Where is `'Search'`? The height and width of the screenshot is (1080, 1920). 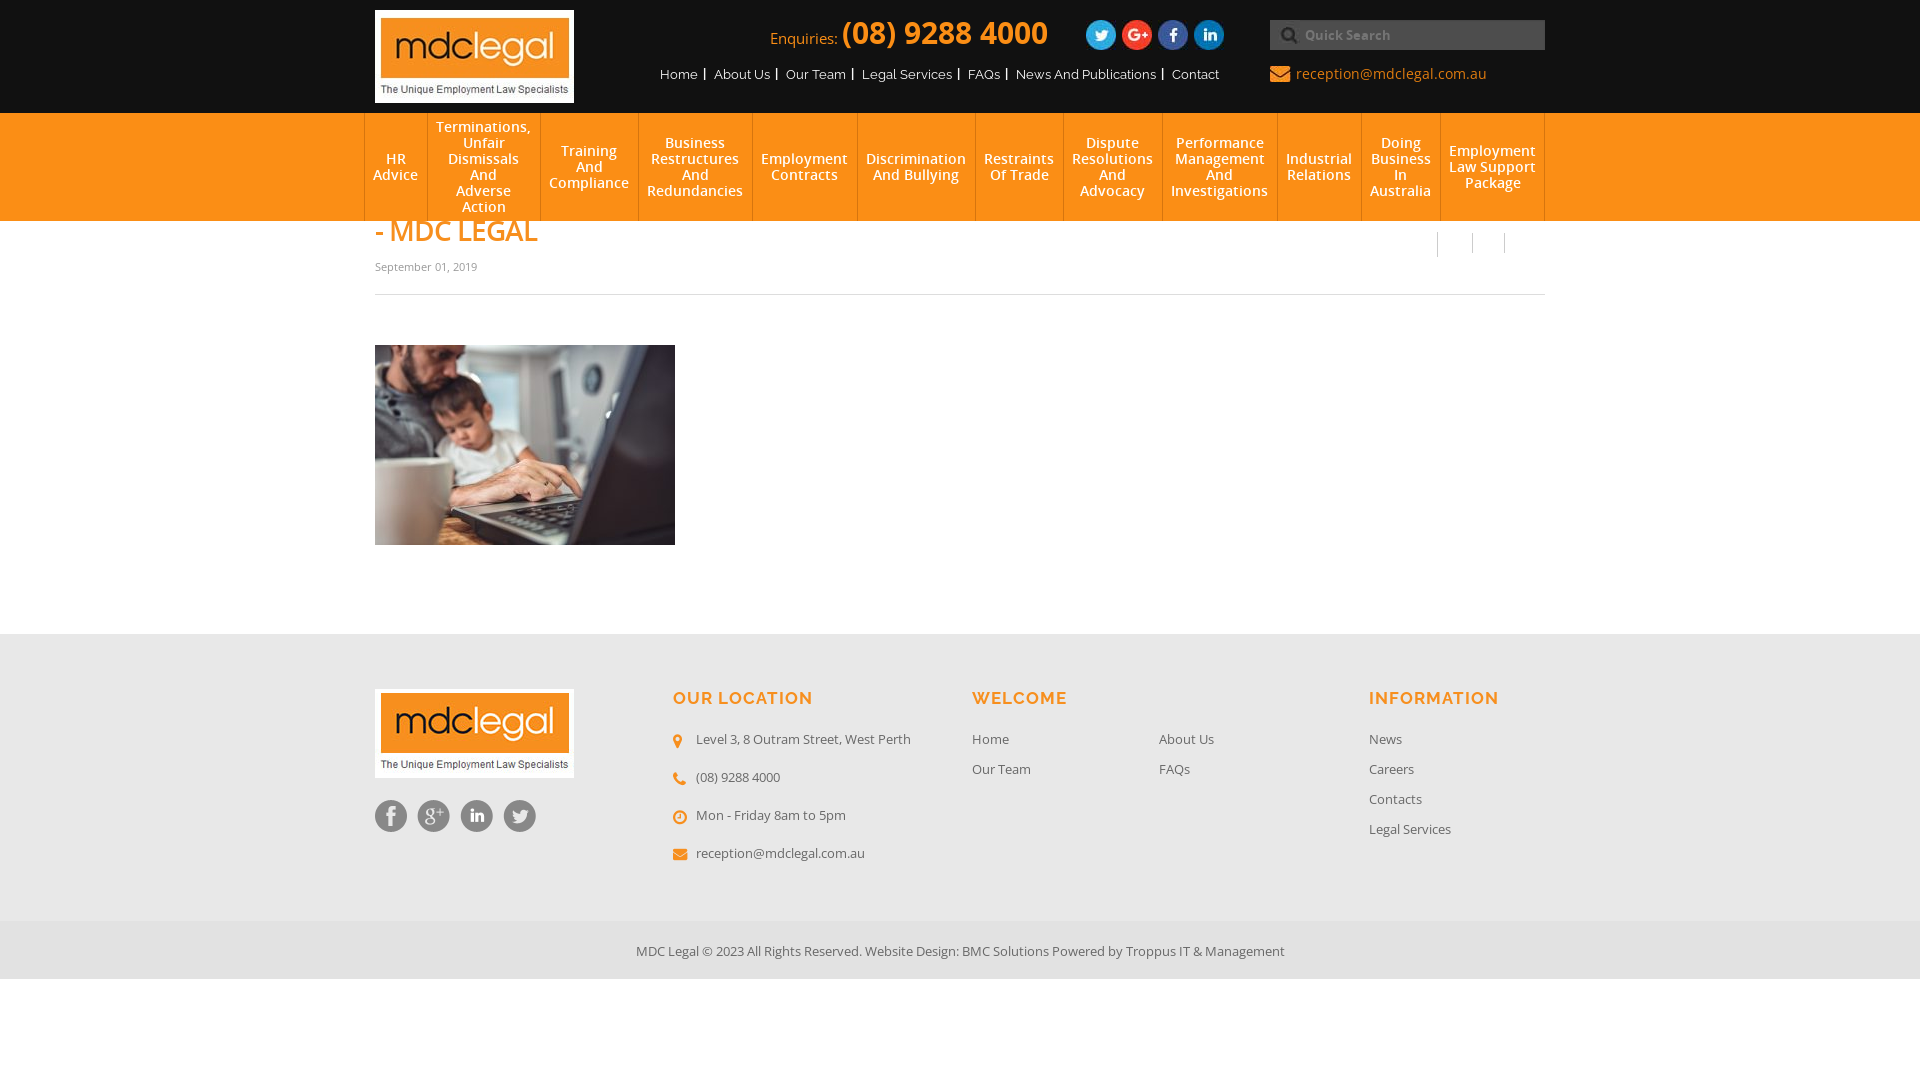 'Search' is located at coordinates (1285, 34).